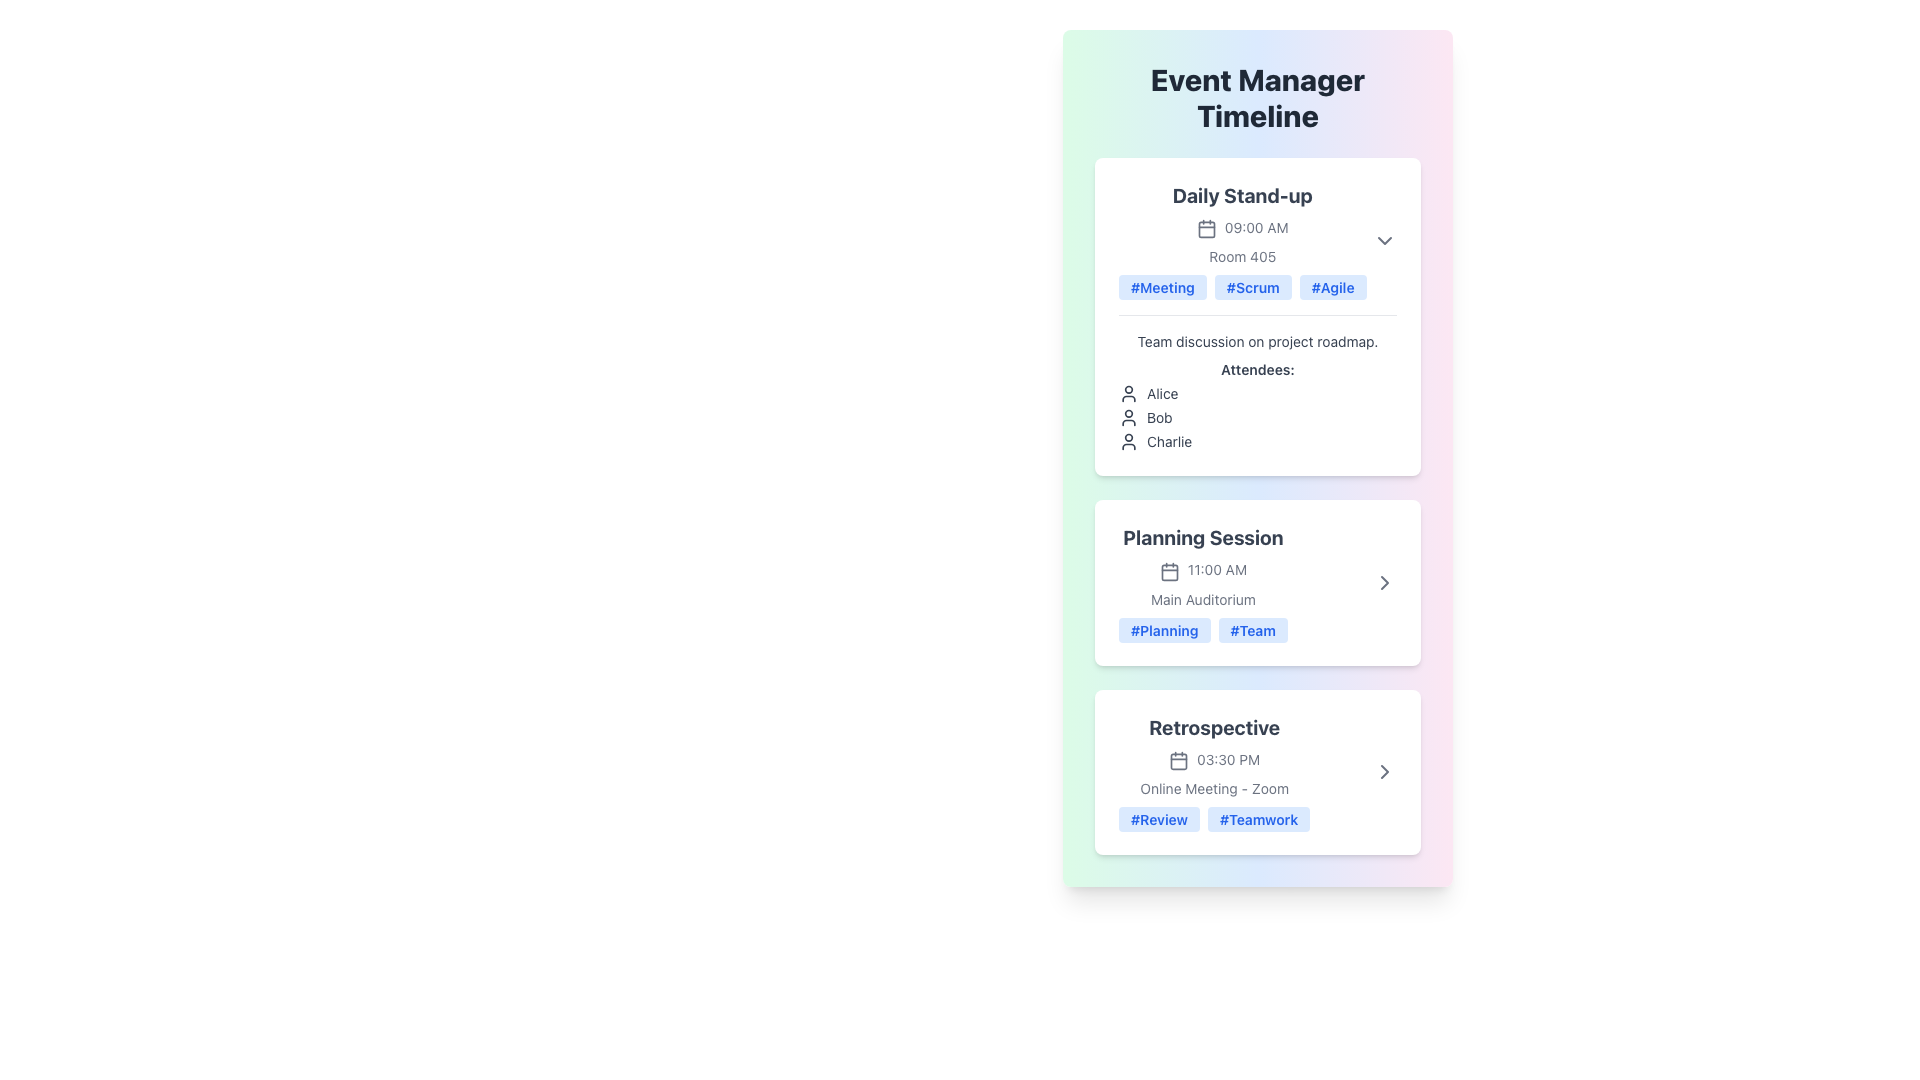 This screenshot has width=1920, height=1080. Describe the element at coordinates (1384, 582) in the screenshot. I see `the right-pointing chevron icon button located at the rightmost side of the 'Planning Session' card` at that location.